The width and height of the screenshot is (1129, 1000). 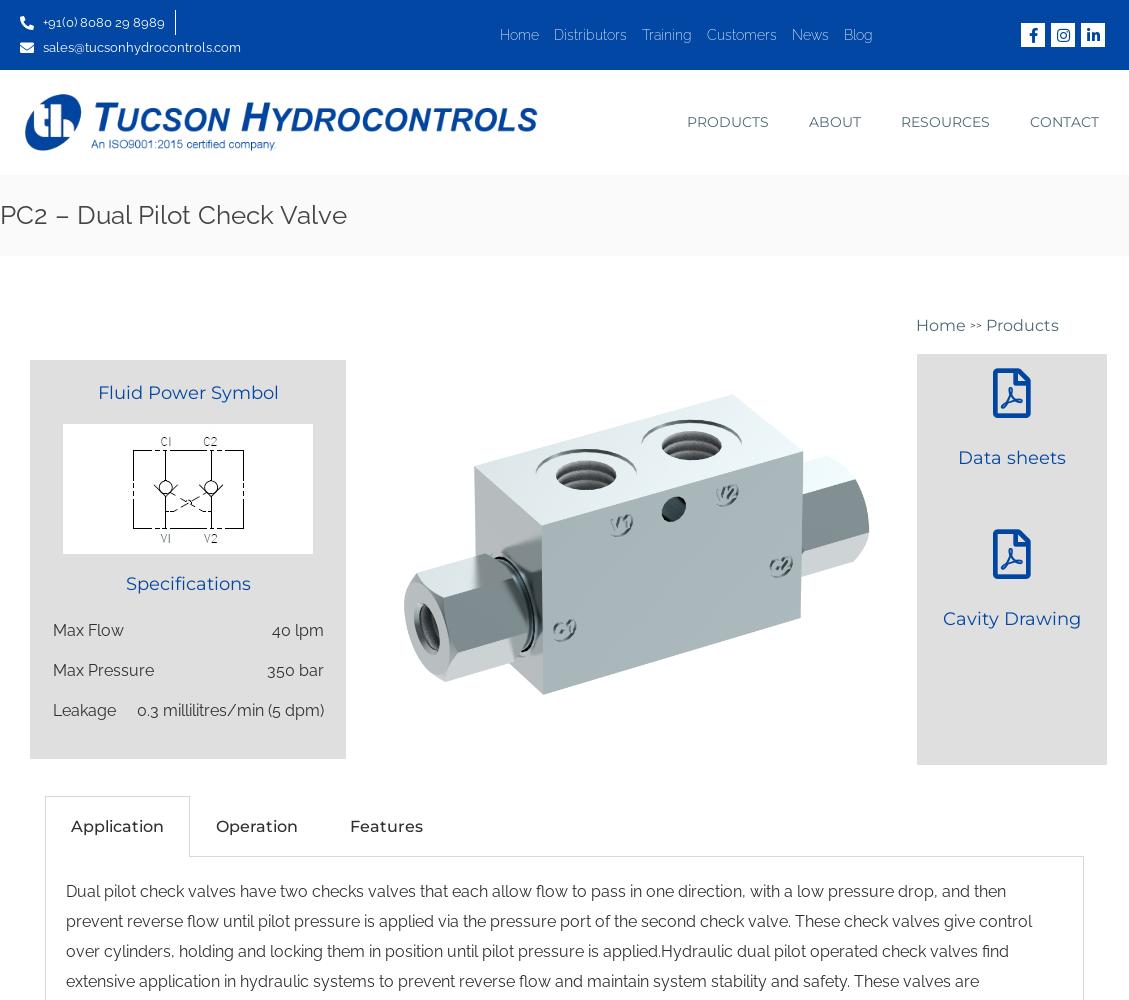 I want to click on '>>', so click(x=976, y=324).